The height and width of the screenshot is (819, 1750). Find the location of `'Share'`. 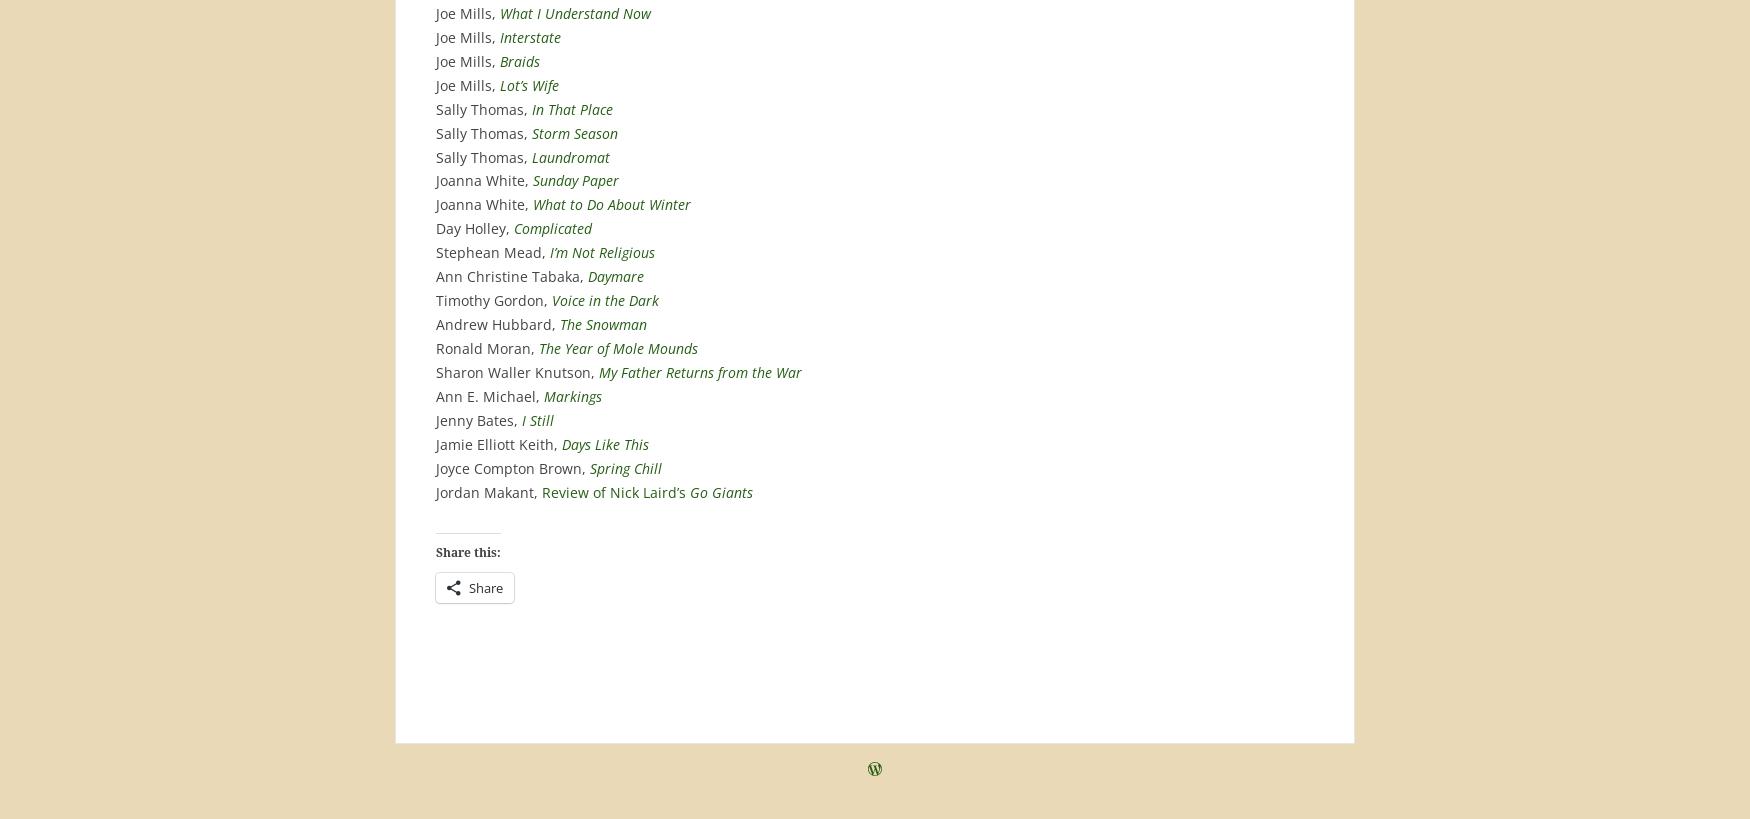

'Share' is located at coordinates (485, 585).